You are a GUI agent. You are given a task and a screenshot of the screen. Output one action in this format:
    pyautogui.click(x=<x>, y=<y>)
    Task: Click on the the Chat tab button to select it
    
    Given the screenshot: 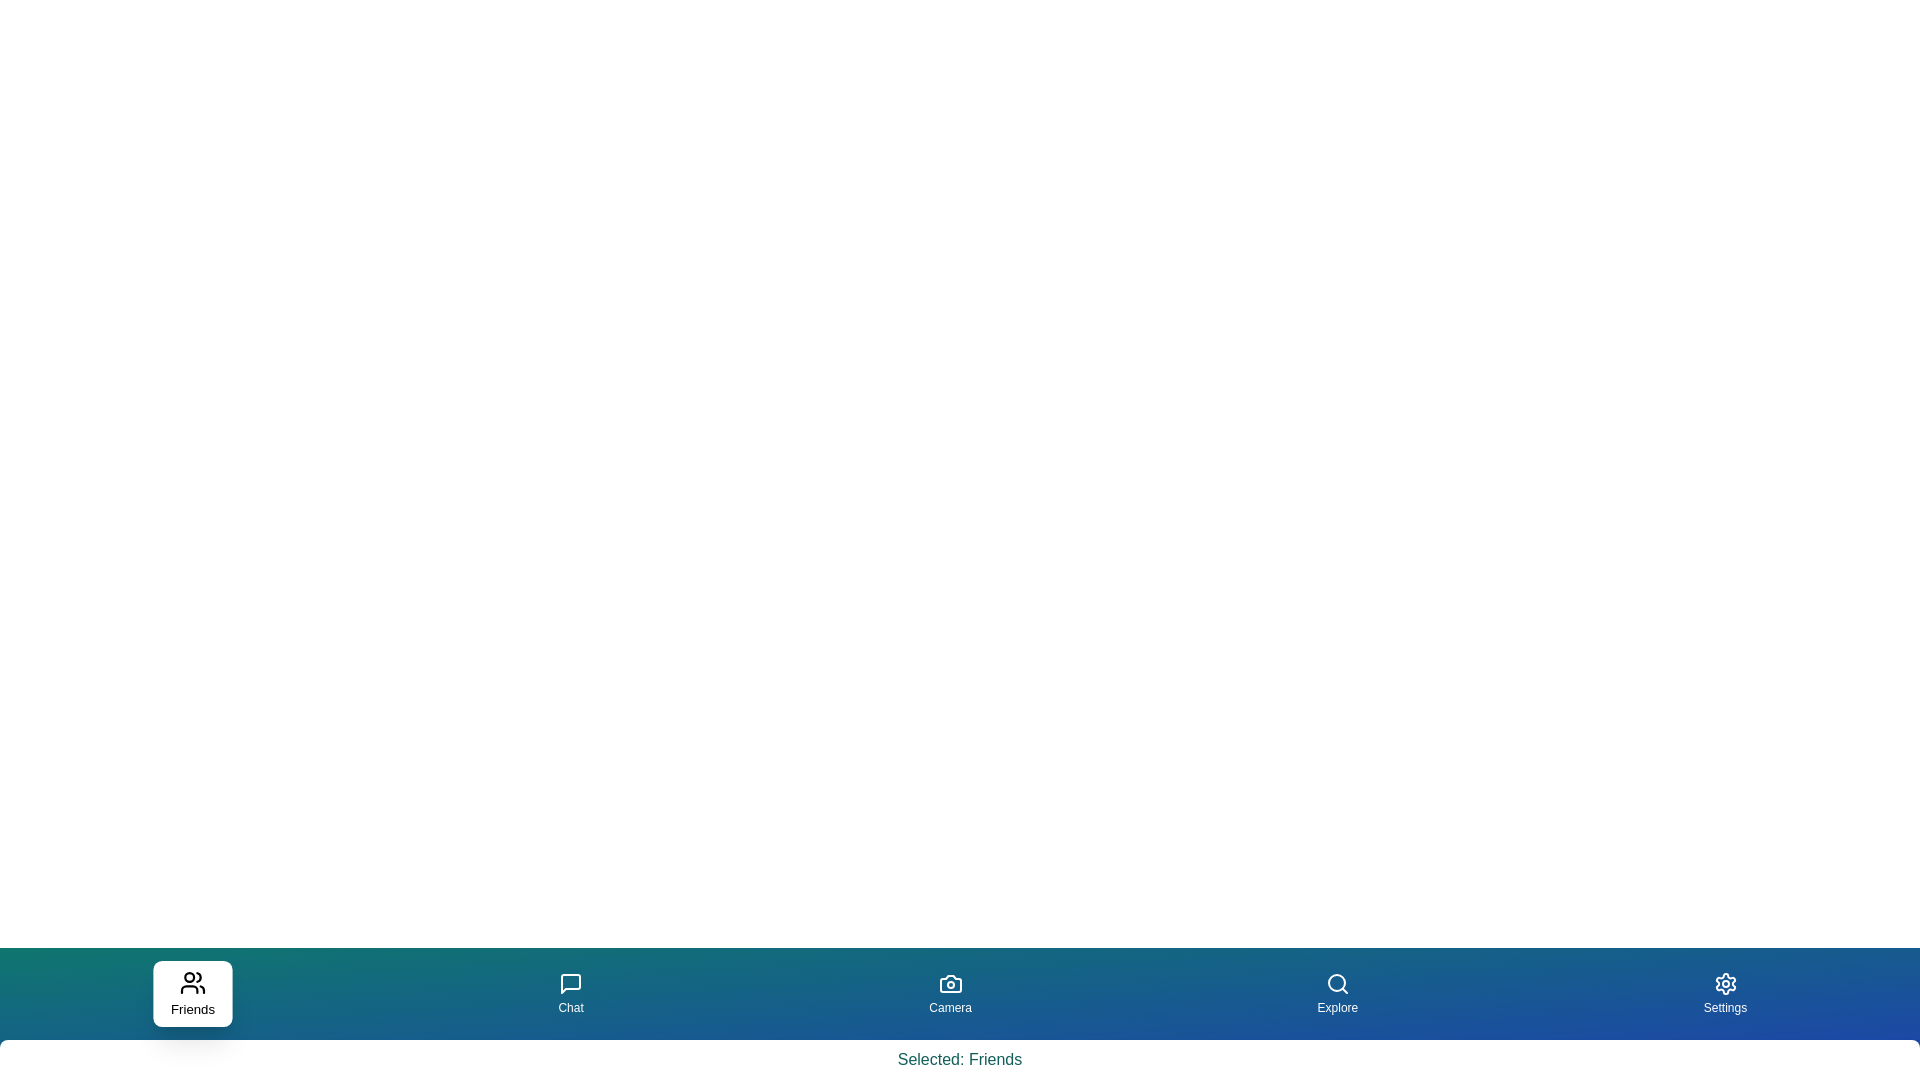 What is the action you would take?
    pyautogui.click(x=570, y=994)
    